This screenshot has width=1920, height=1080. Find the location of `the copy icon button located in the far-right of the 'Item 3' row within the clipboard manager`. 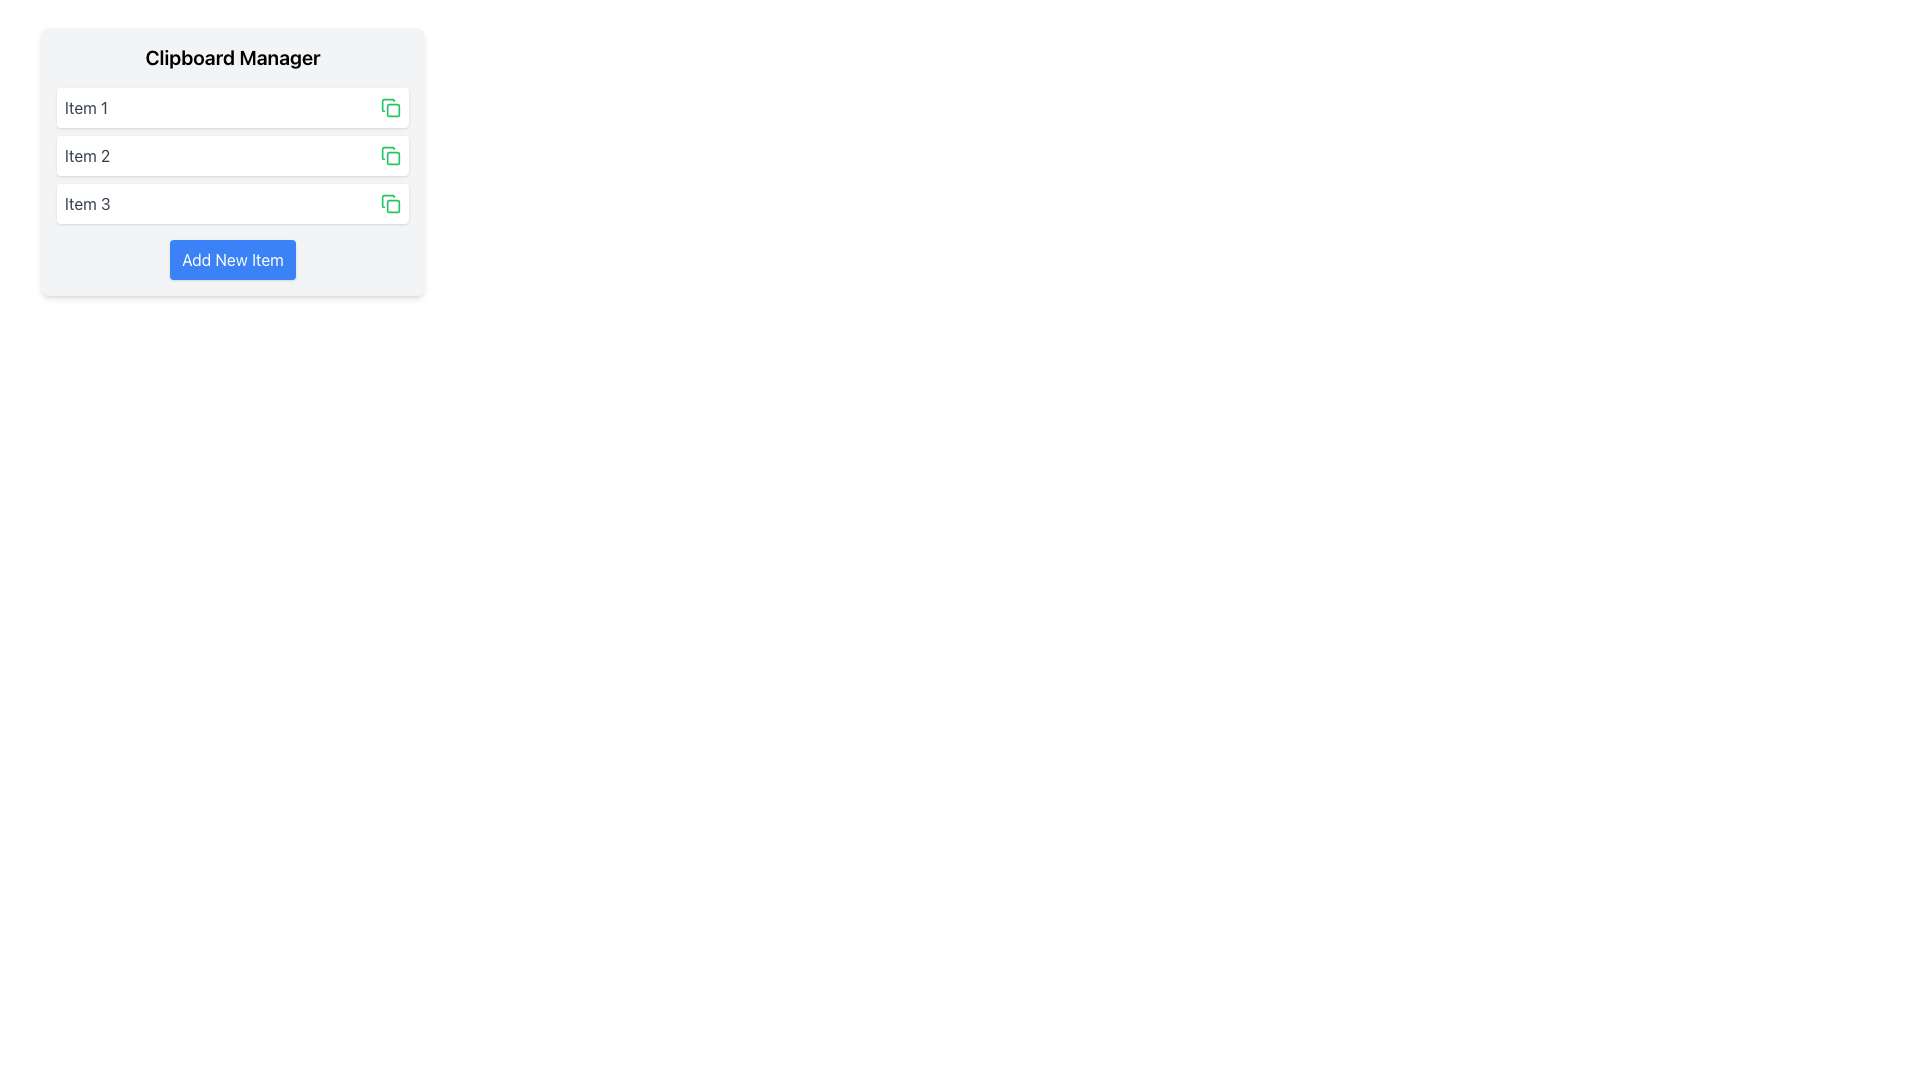

the copy icon button located in the far-right of the 'Item 3' row within the clipboard manager is located at coordinates (390, 204).